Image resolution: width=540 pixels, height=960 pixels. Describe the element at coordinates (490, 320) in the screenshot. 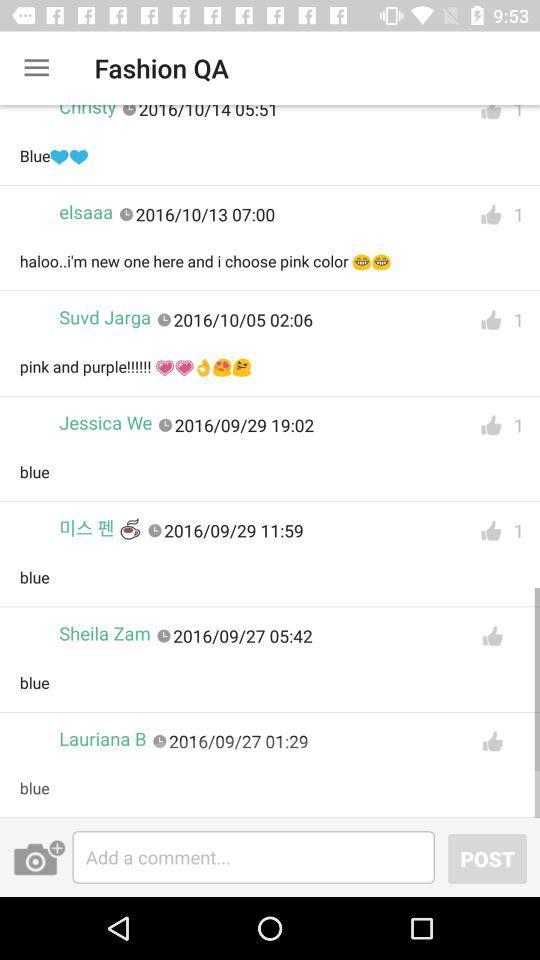

I see `like comment` at that location.